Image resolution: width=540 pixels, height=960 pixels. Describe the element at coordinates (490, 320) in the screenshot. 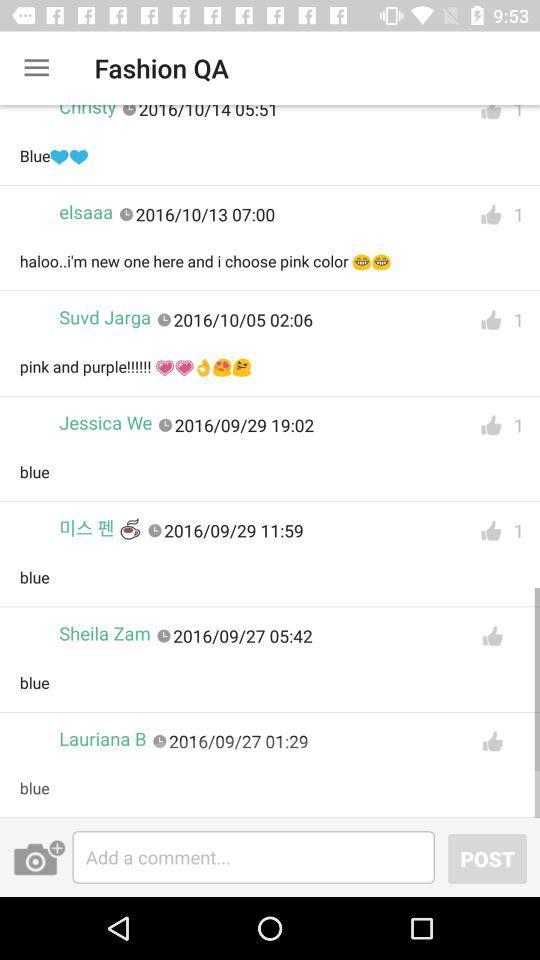

I see `like comment` at that location.